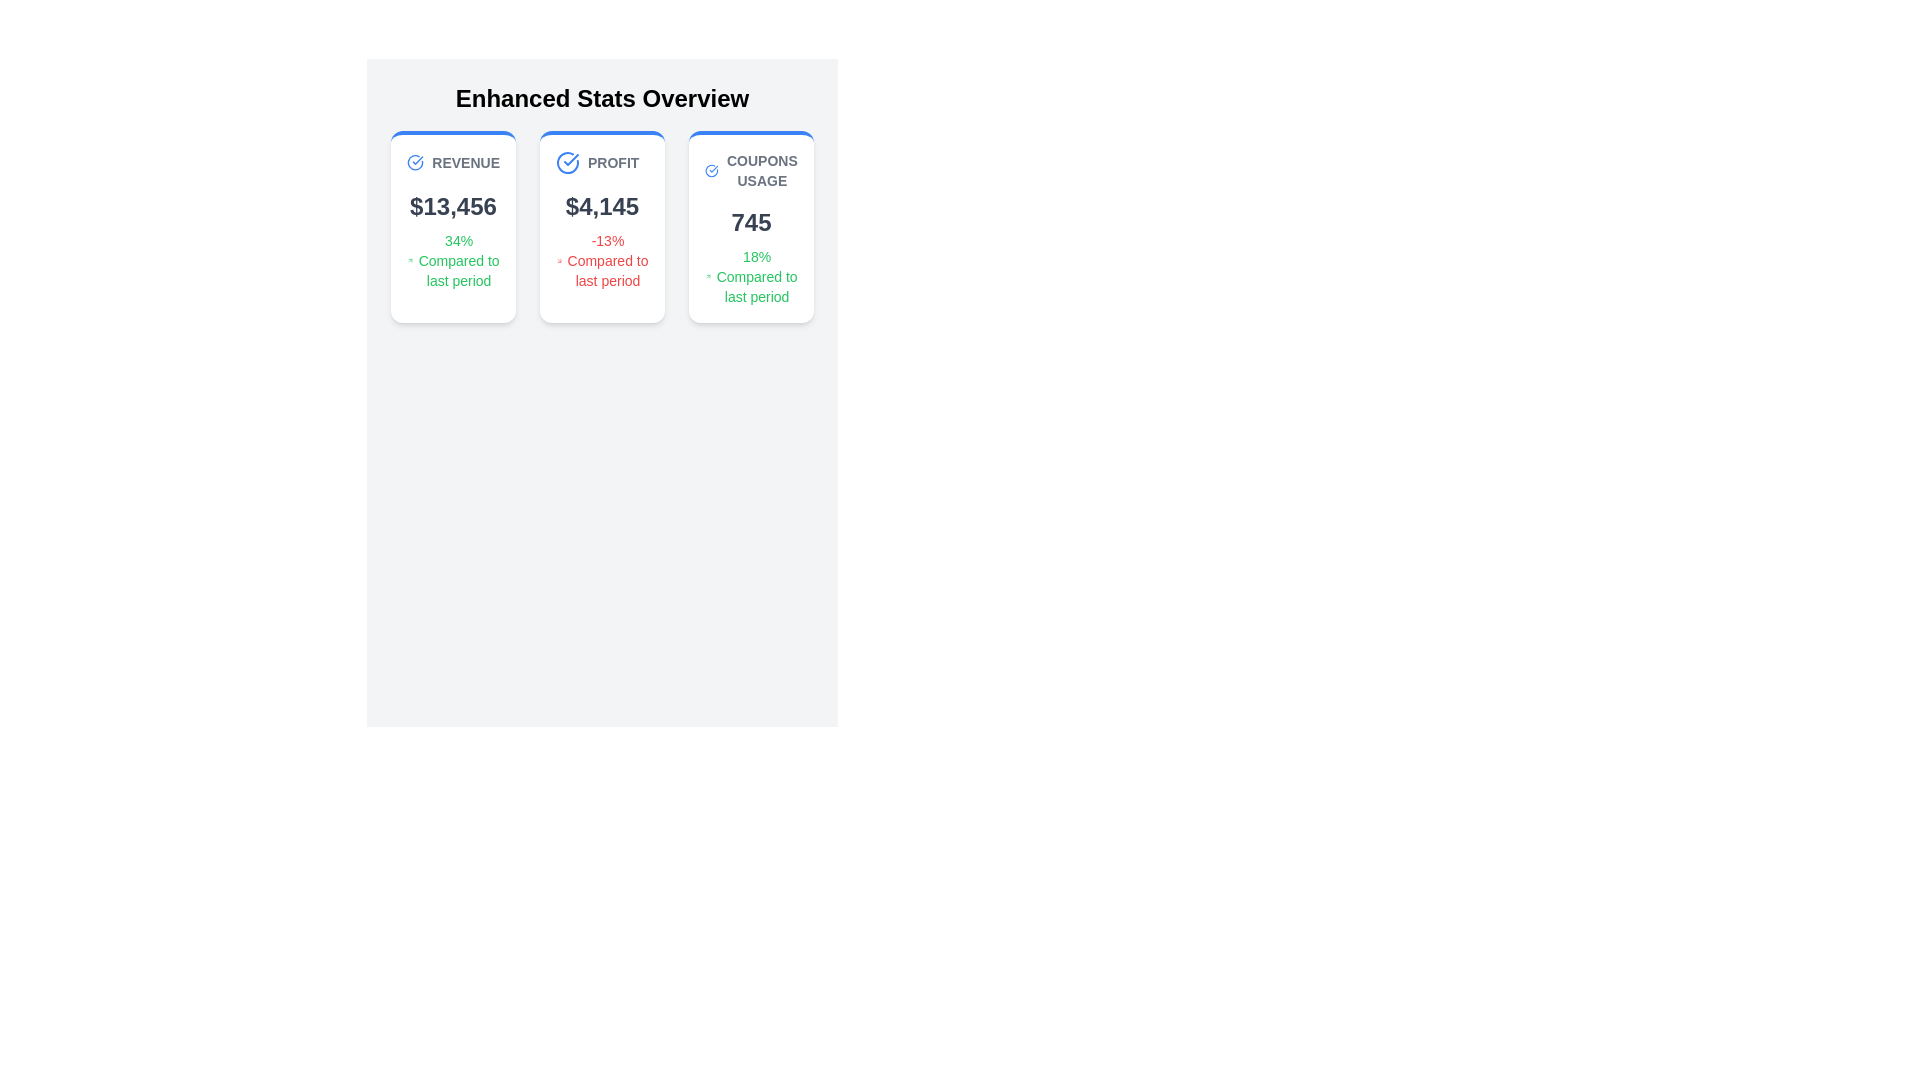 This screenshot has width=1920, height=1080. What do you see at coordinates (708, 277) in the screenshot?
I see `the upward trend icon located to the left of the text '18% Compared to last period' under the 'COUPONS USAGE' card, indicating a positive change in the metric` at bounding box center [708, 277].